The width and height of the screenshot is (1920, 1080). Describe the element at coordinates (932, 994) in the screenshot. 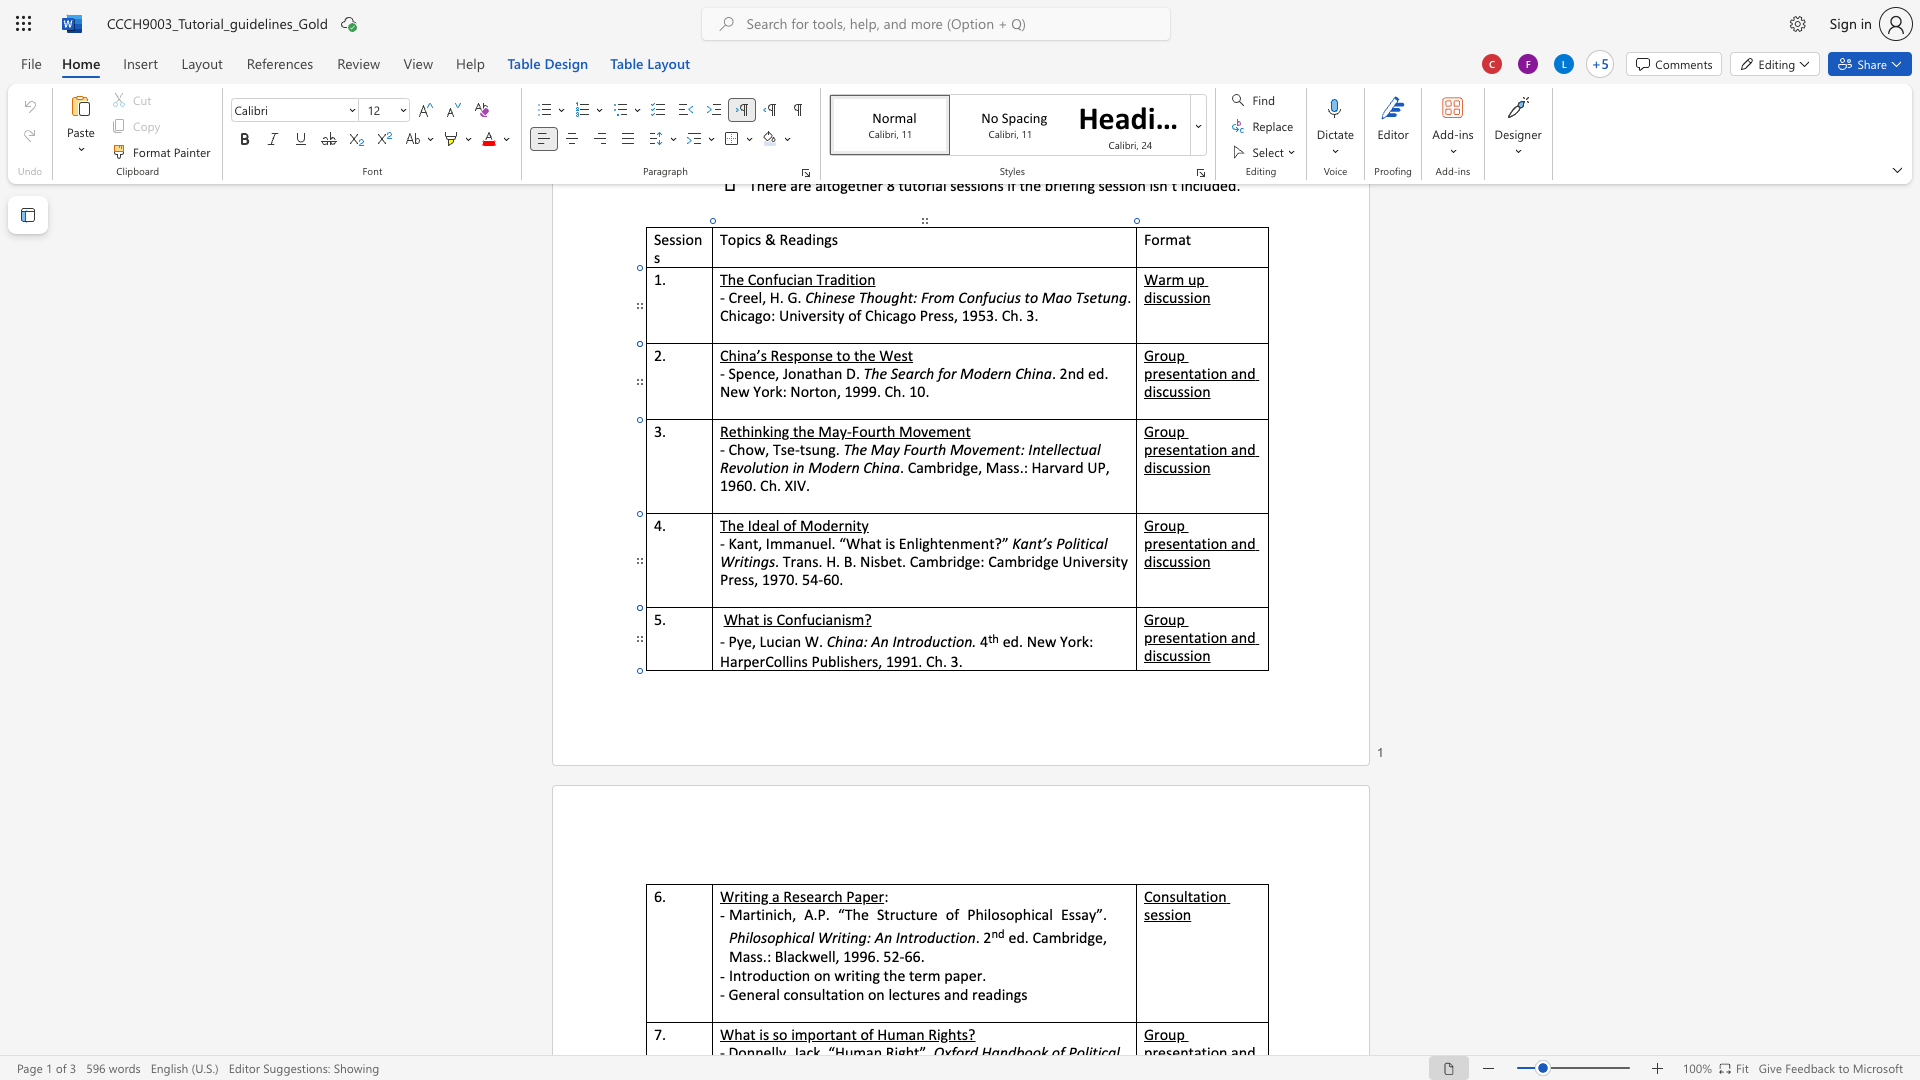

I see `the space between the continuous character "e" and "s" in the text` at that location.